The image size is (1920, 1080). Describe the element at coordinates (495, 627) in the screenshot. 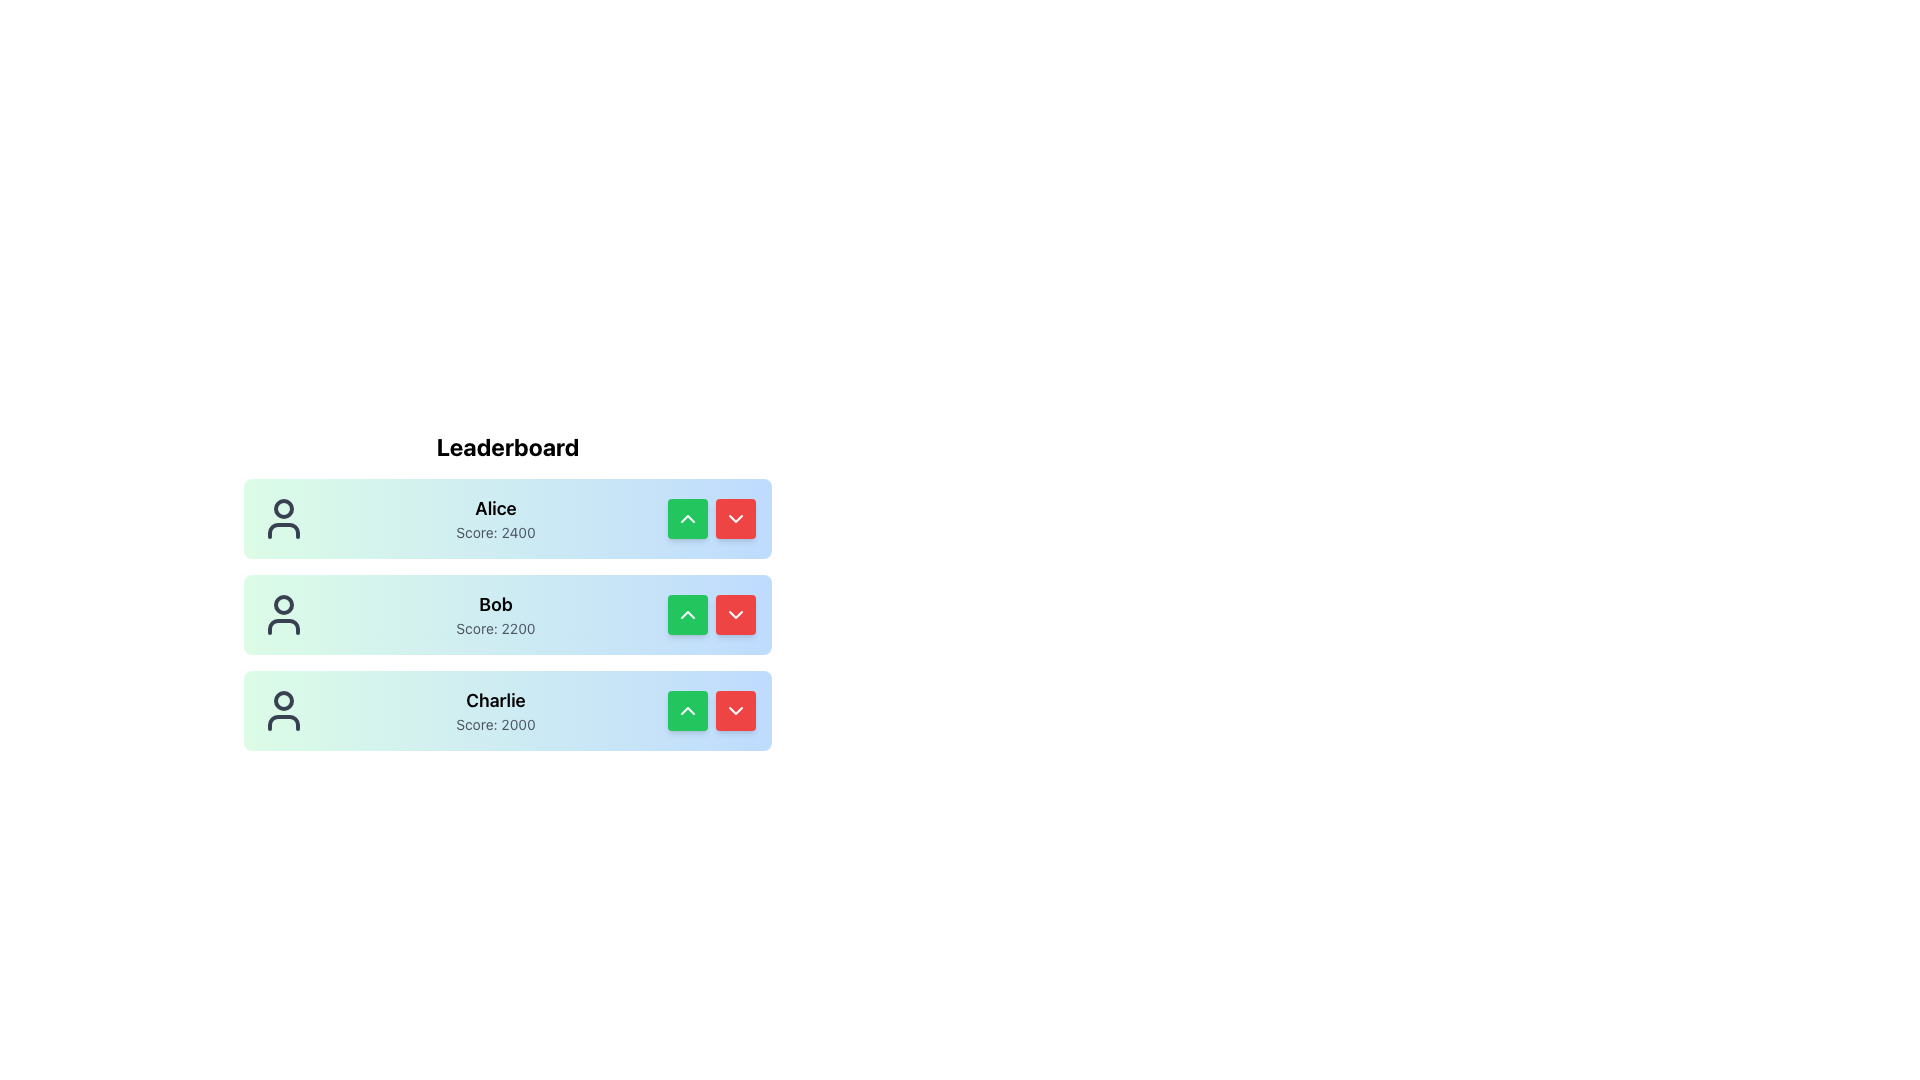

I see `the text label displaying 'Score: 2200', which is positioned below the bold label 'Bob' and to the right of a circular icon` at that location.